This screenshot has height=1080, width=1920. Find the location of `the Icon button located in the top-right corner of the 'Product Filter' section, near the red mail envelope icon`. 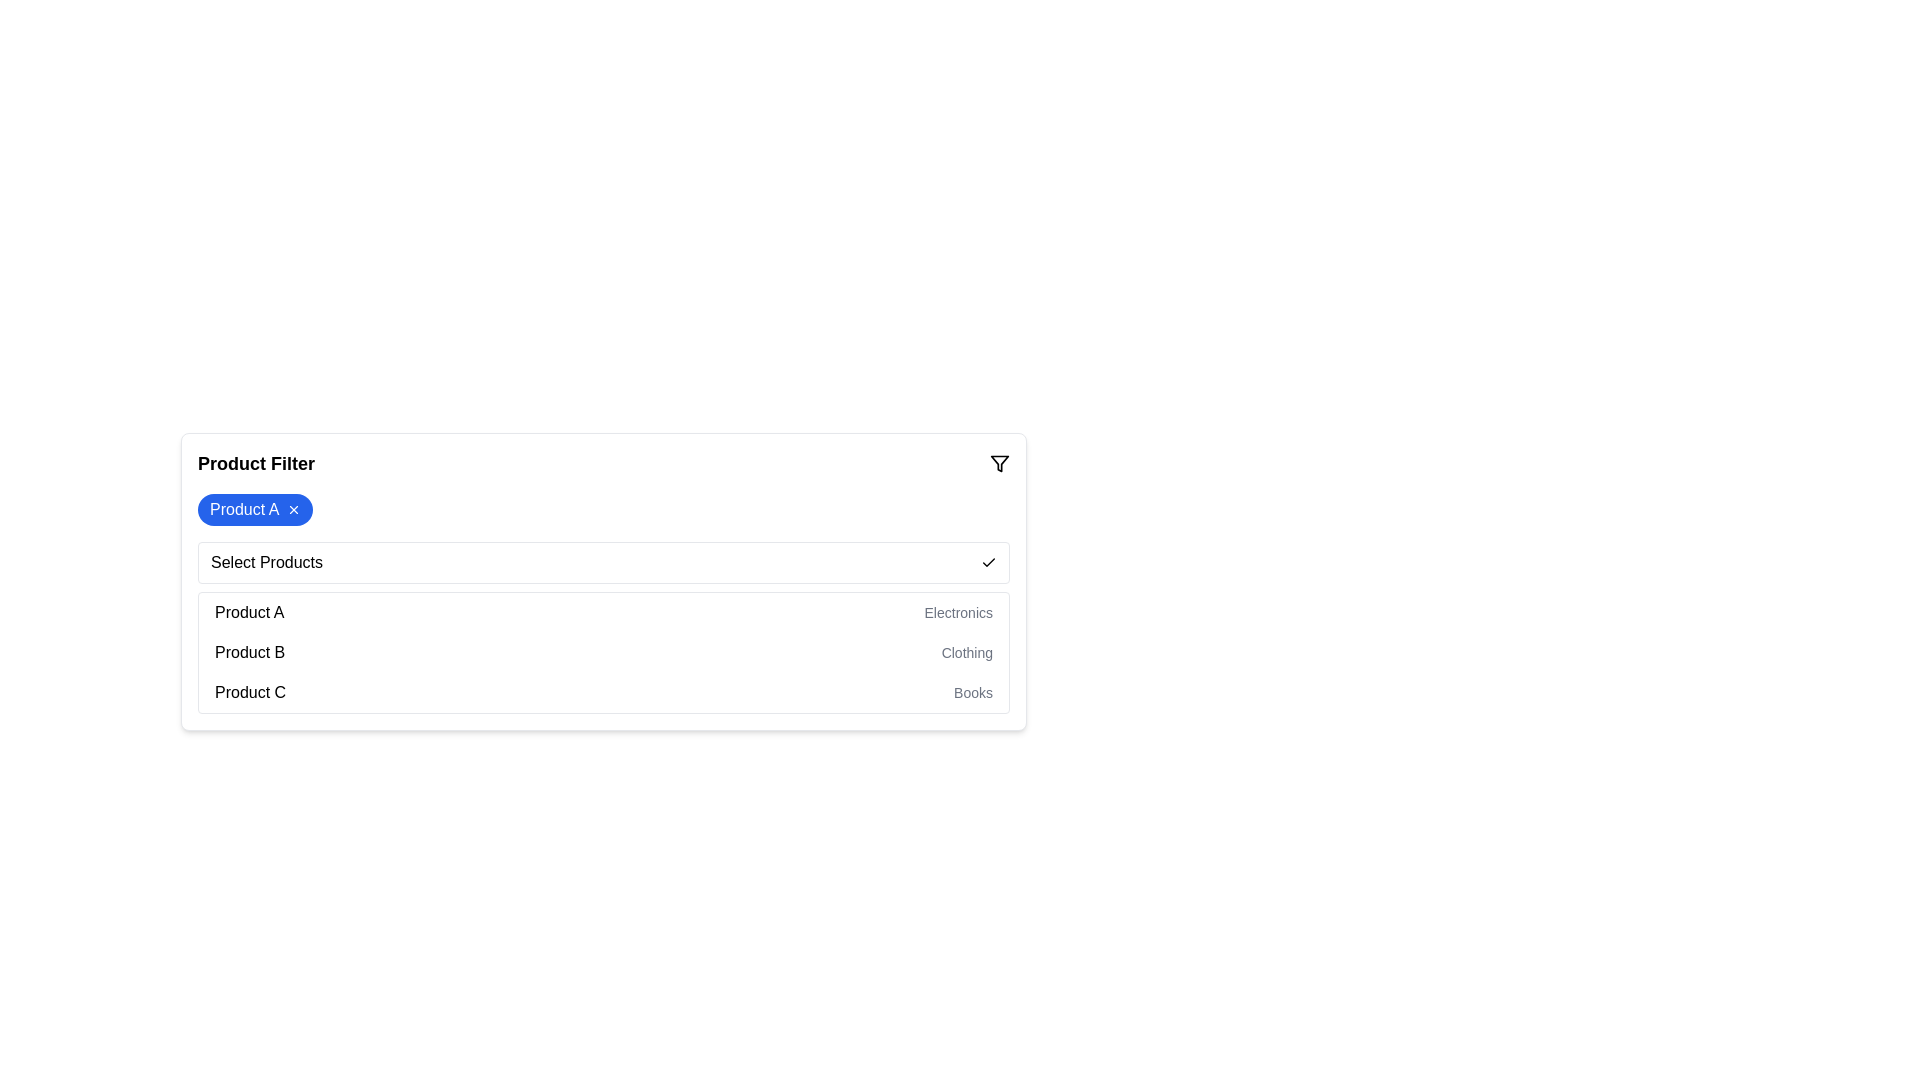

the Icon button located in the top-right corner of the 'Product Filter' section, near the red mail envelope icon is located at coordinates (999, 463).